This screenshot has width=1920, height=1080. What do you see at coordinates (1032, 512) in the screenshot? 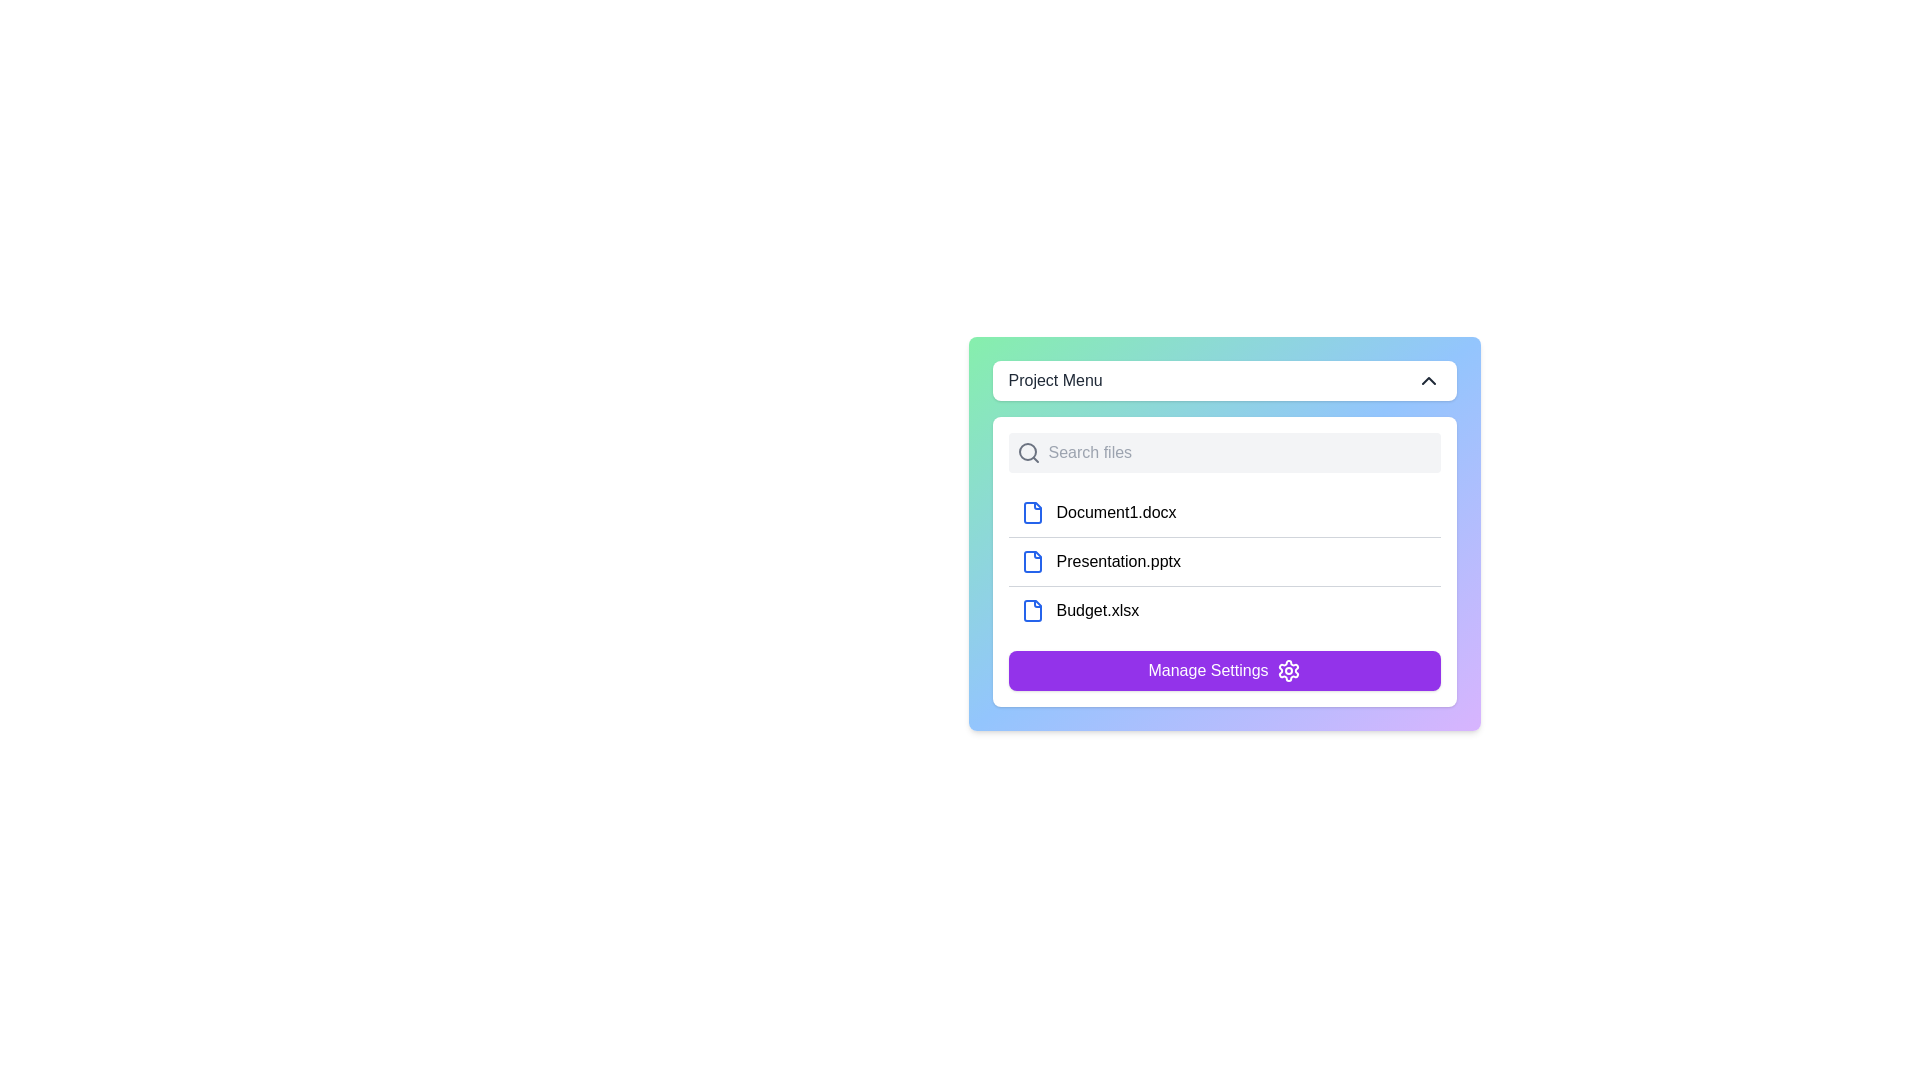
I see `the blue document file icon located to the left of the text labeled 'Document1.docx' in the file list interface` at bounding box center [1032, 512].